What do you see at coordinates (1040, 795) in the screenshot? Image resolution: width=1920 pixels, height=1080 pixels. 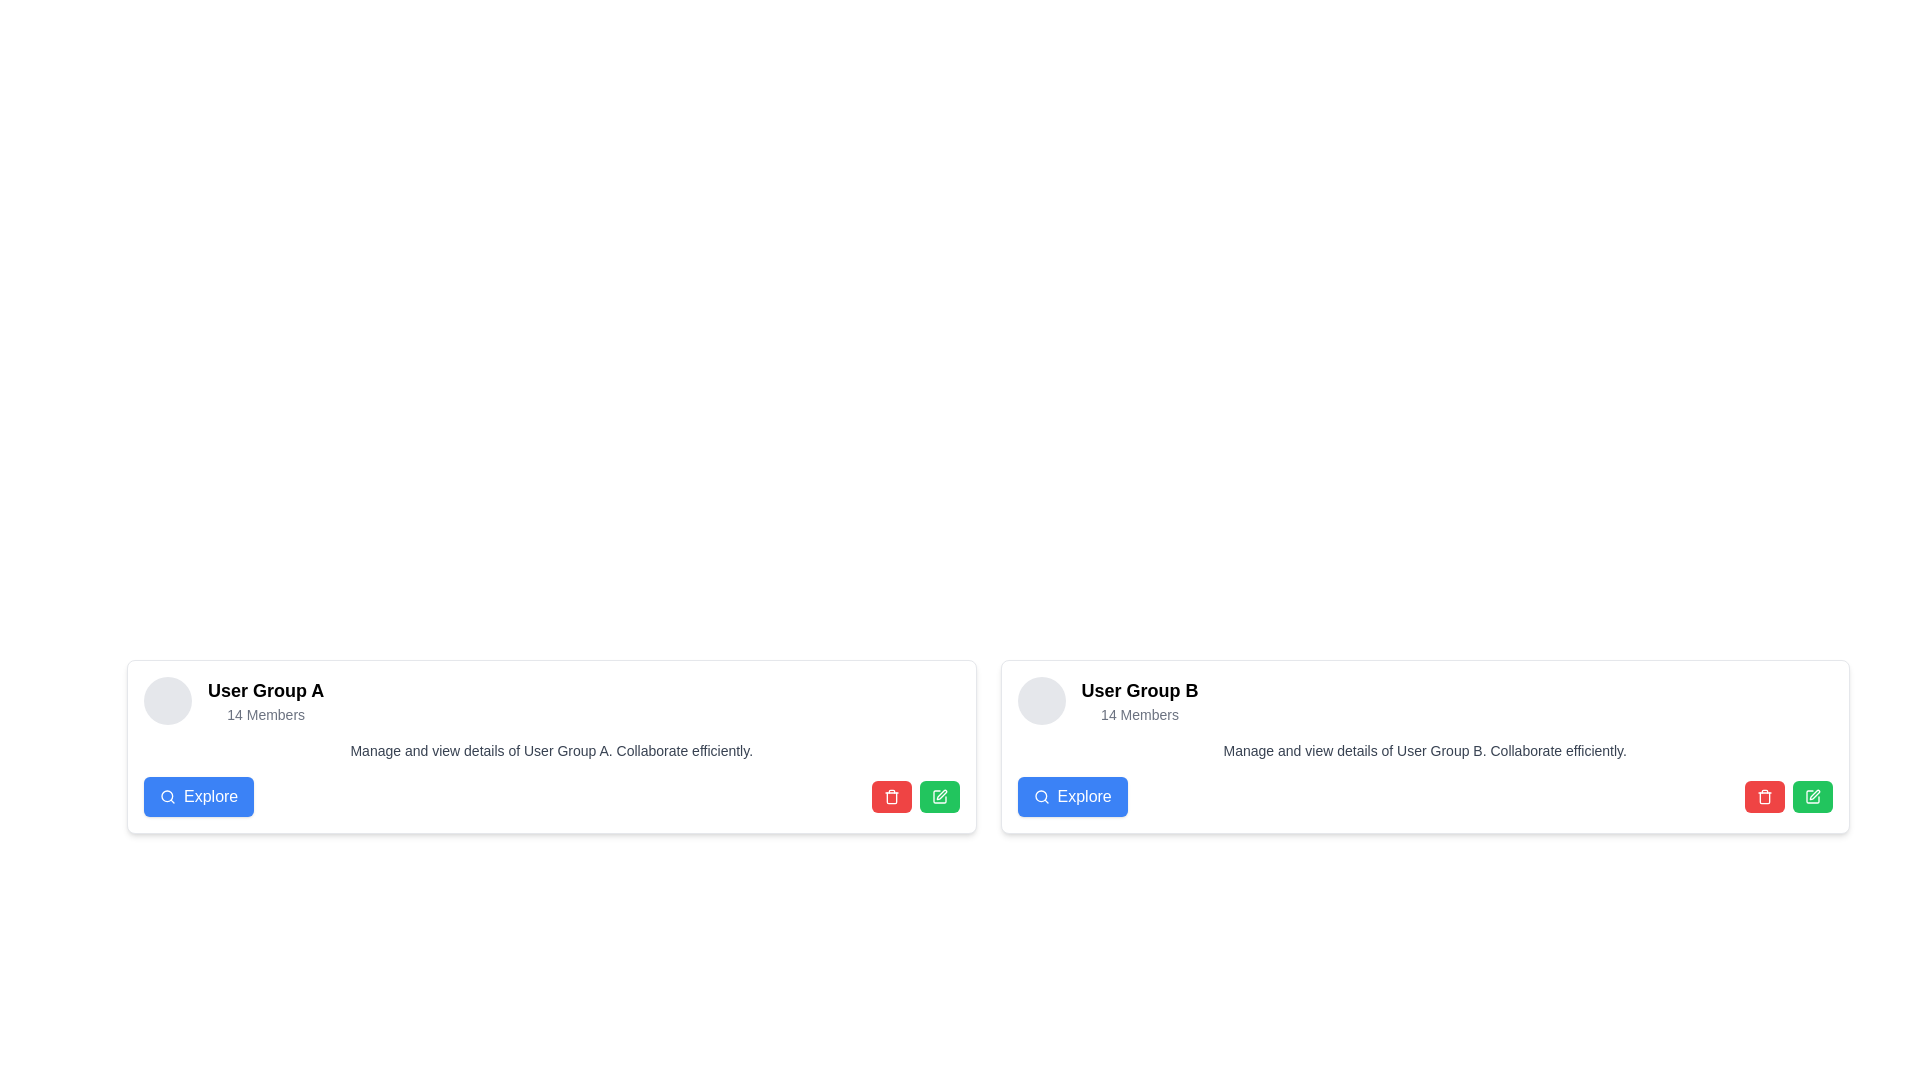 I see `the circular element at the center of the magnifying glass icon, which is part of the 'User Group B' card in the second column of the interface` at bounding box center [1040, 795].